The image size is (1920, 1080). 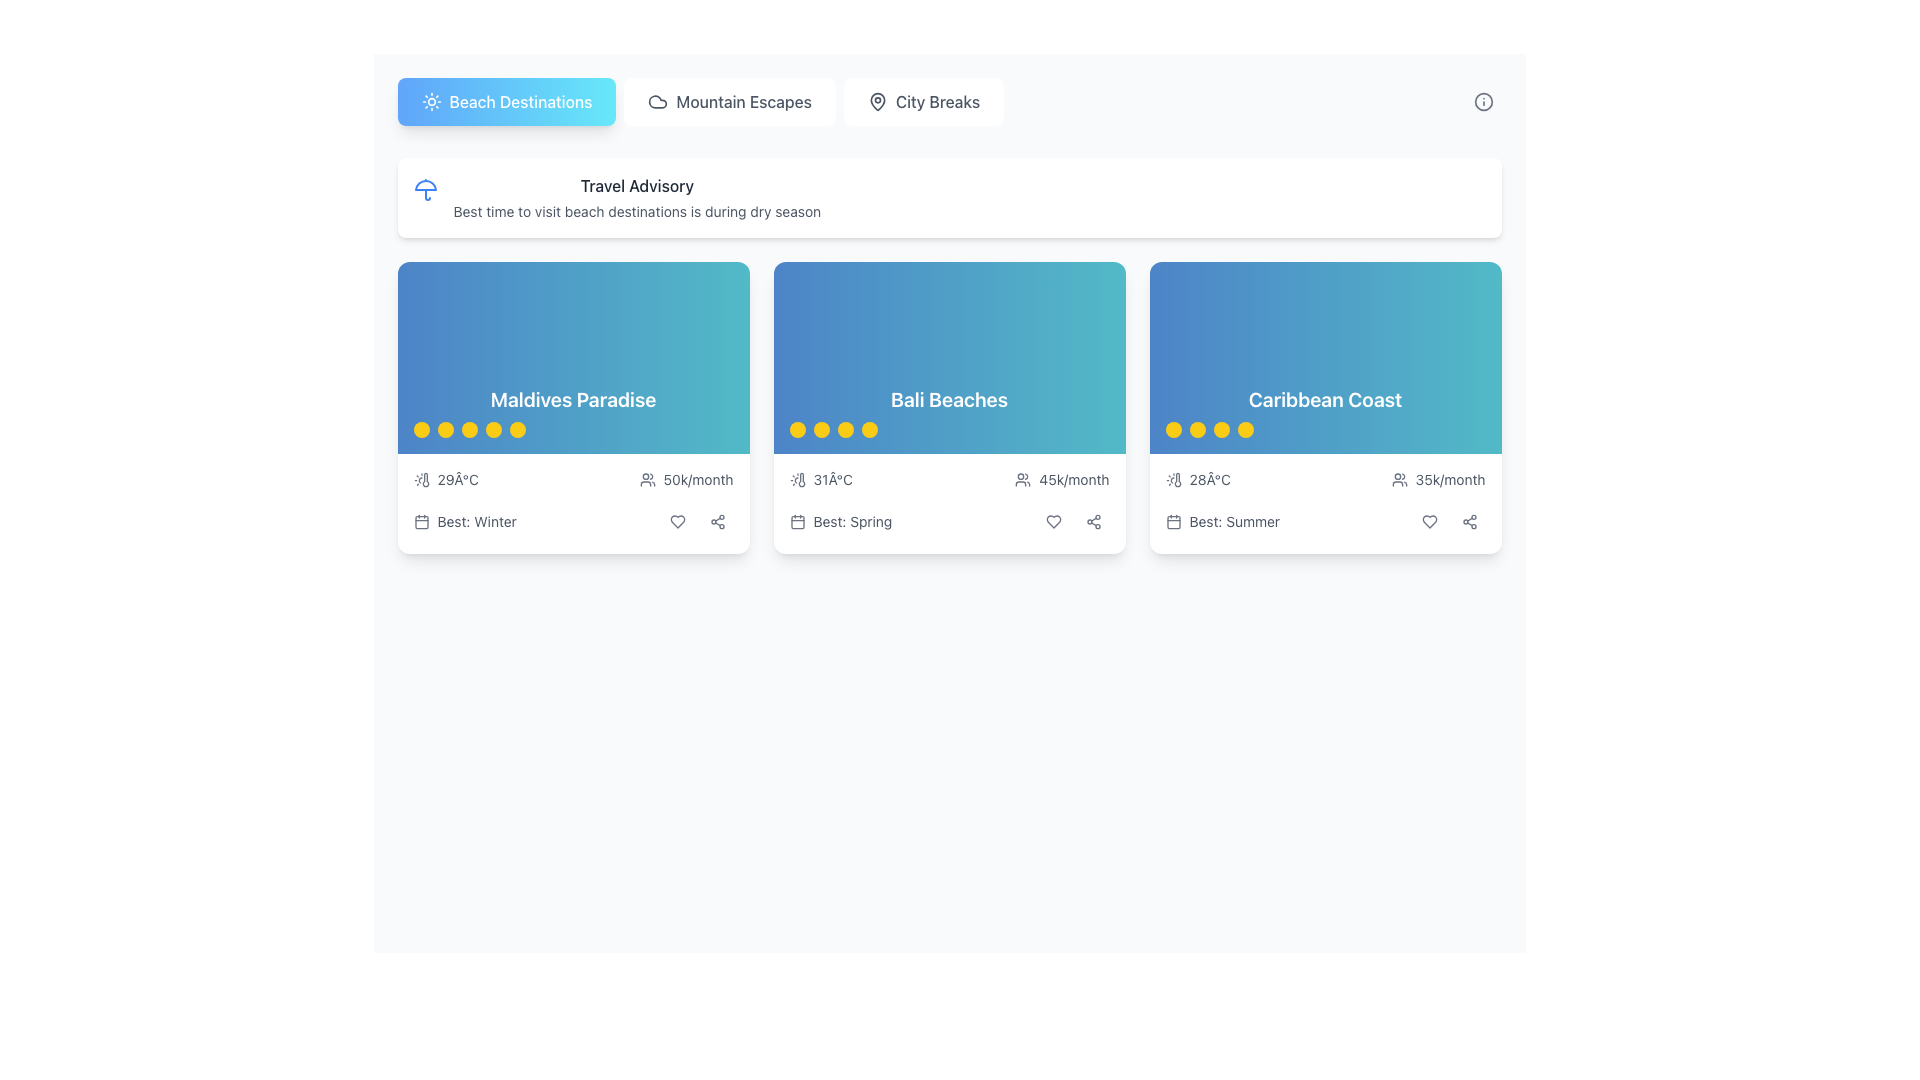 I want to click on the second circular rating indicator dot with a yellow background located beneath the title 'Bali Beaches' in the second card from the left in the row of cards, so click(x=821, y=428).